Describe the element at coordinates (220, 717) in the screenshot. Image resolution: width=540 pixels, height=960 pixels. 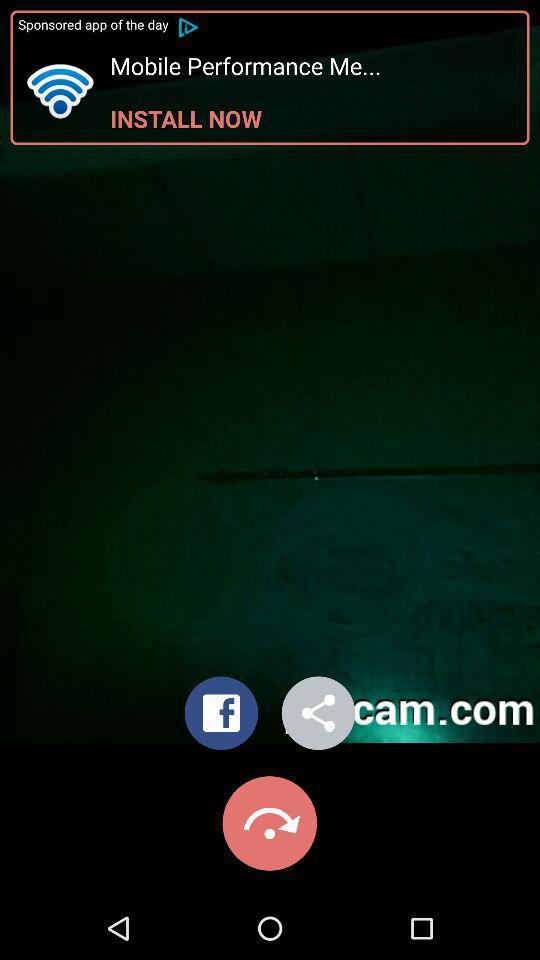
I see `the facebook icon` at that location.